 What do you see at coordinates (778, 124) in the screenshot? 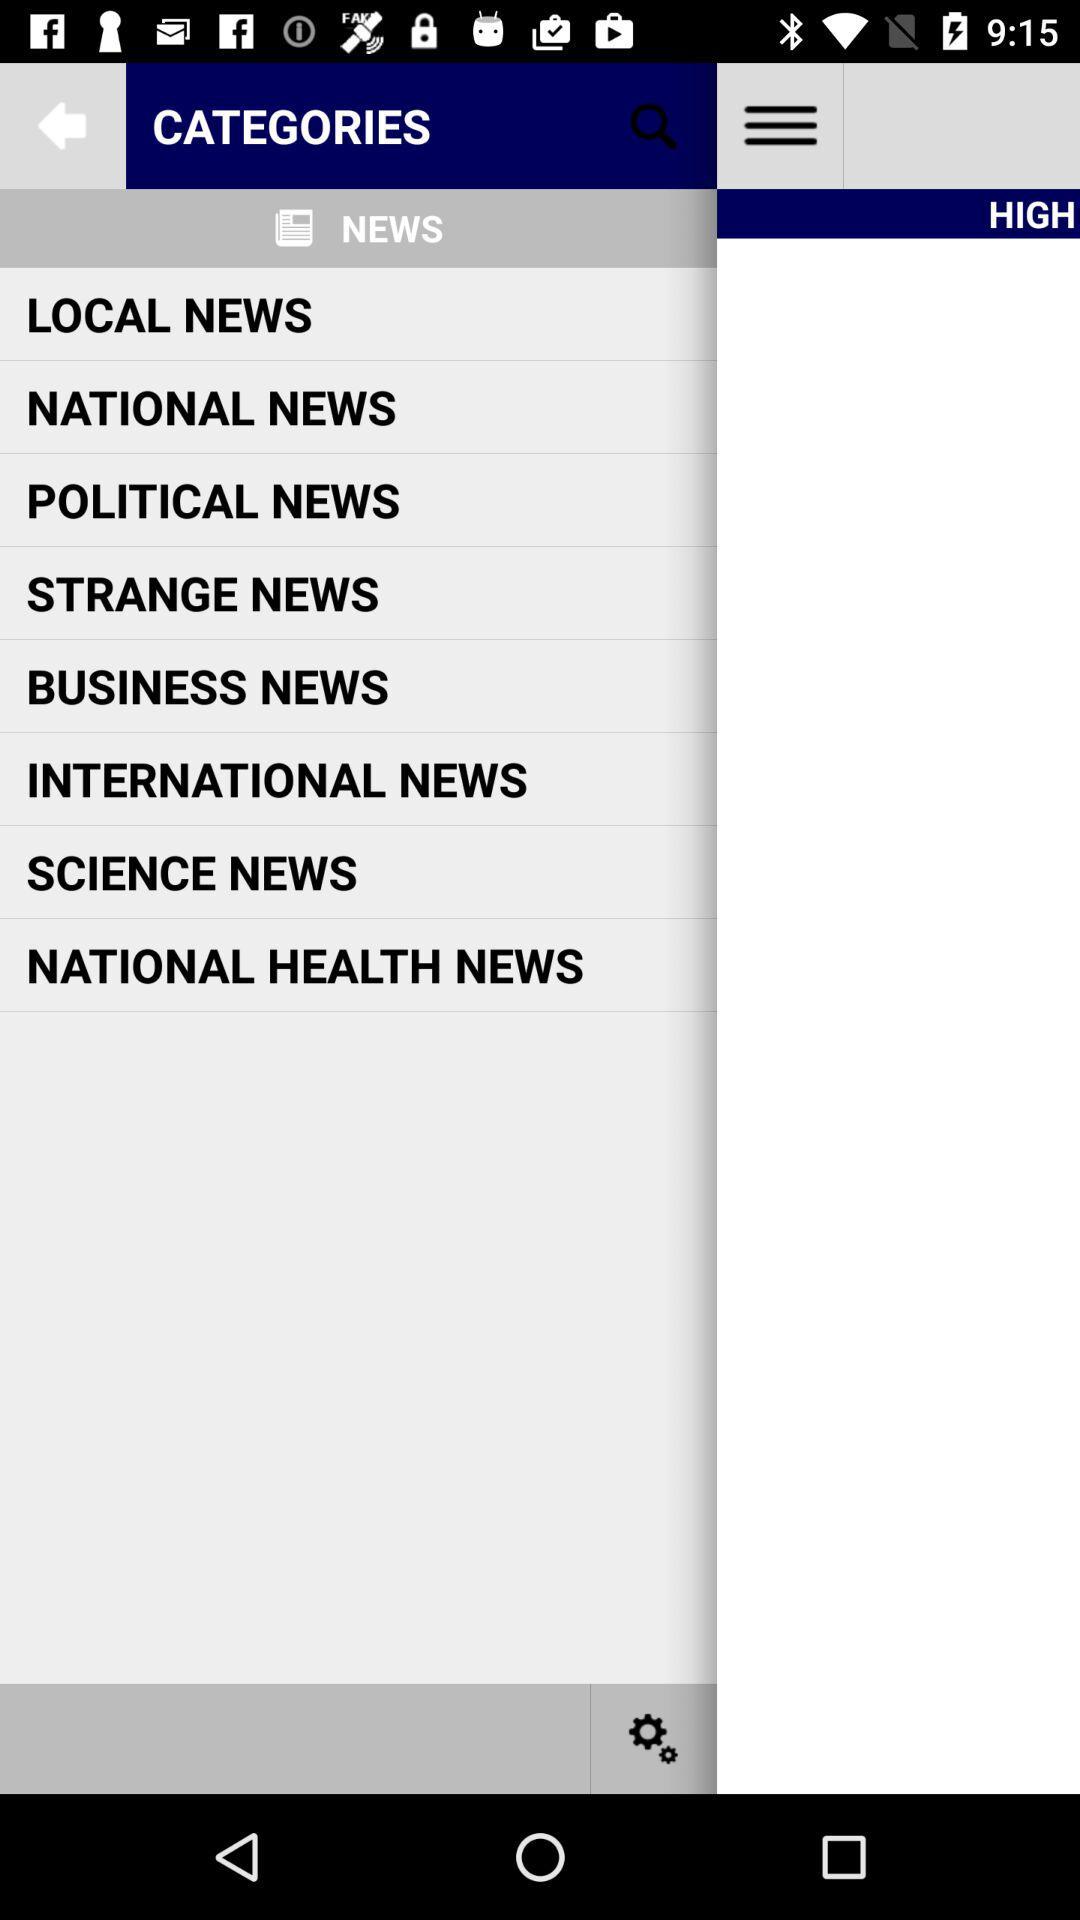
I see `the menu icon` at bounding box center [778, 124].